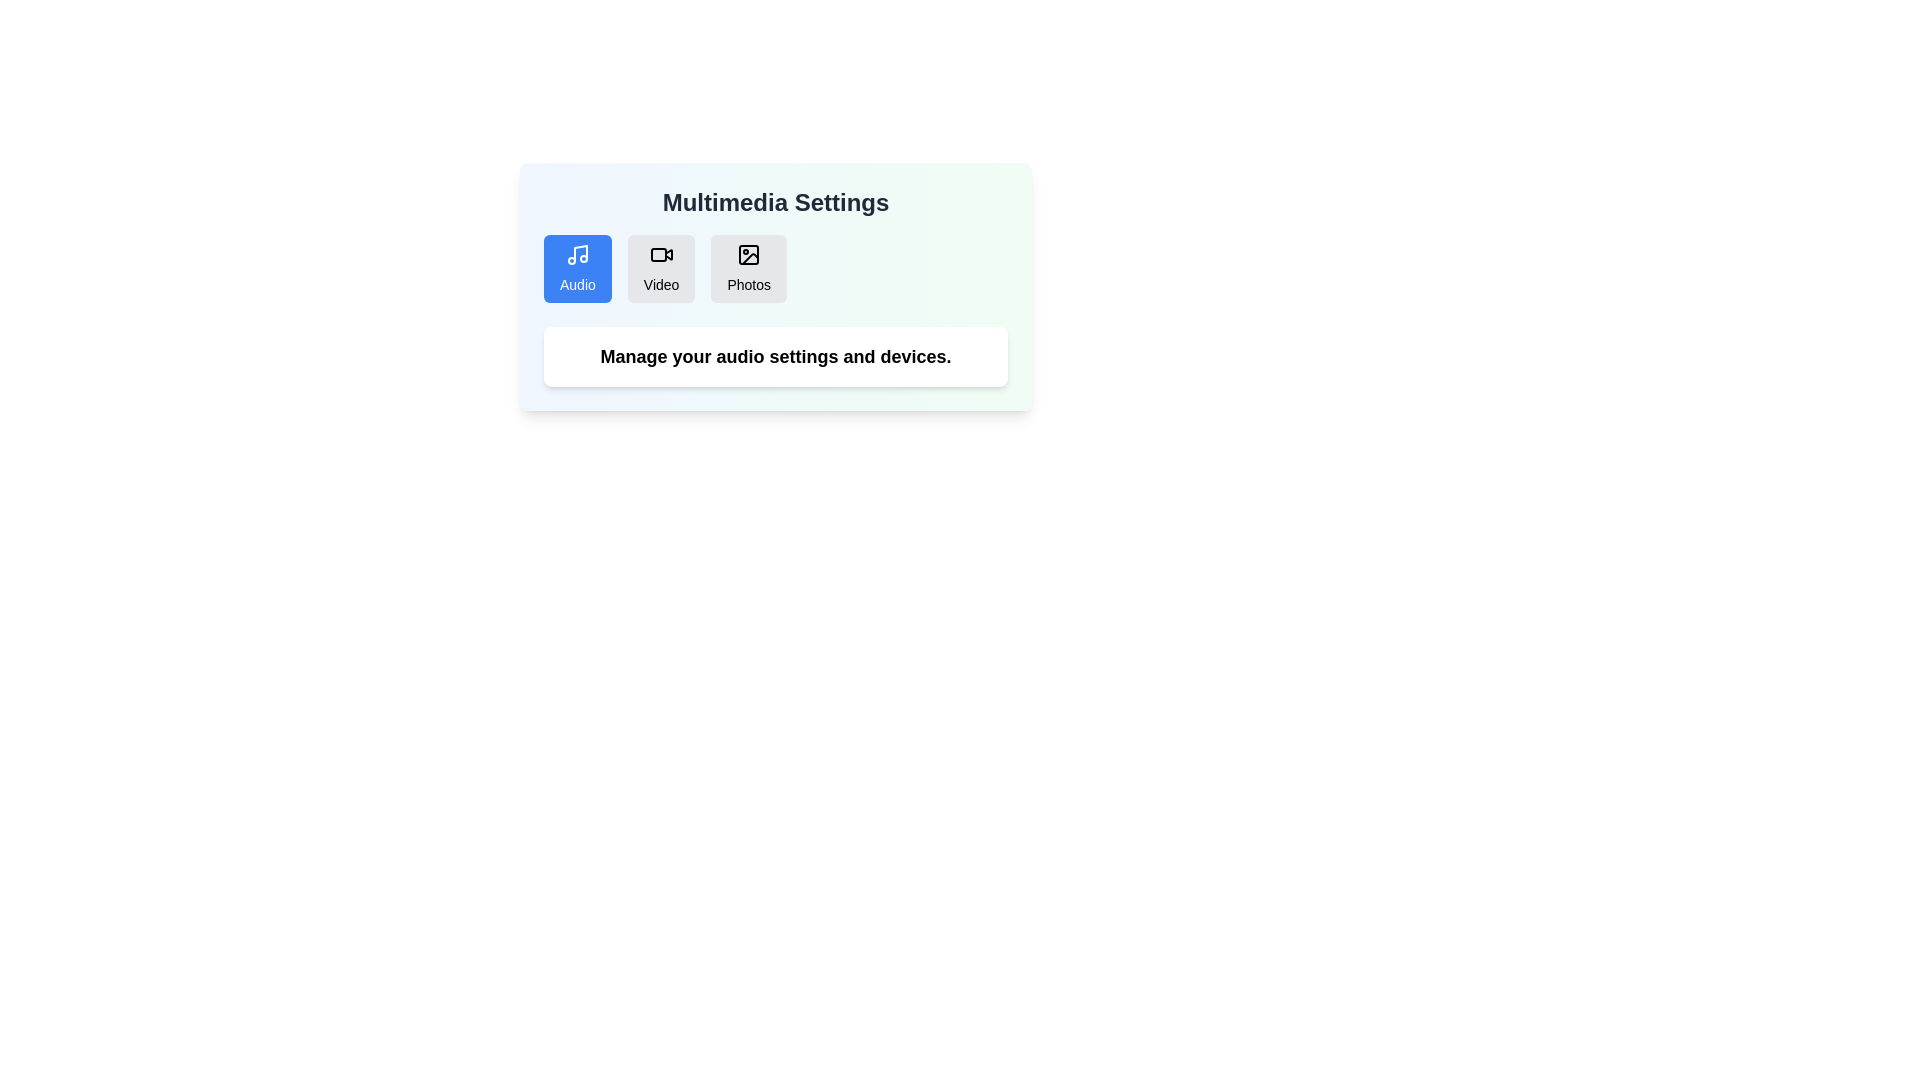  Describe the element at coordinates (775, 356) in the screenshot. I see `the Text Label that provides information about managing audio settings and devices, located below the 'Audio', 'Video', and 'Photos' buttons` at that location.